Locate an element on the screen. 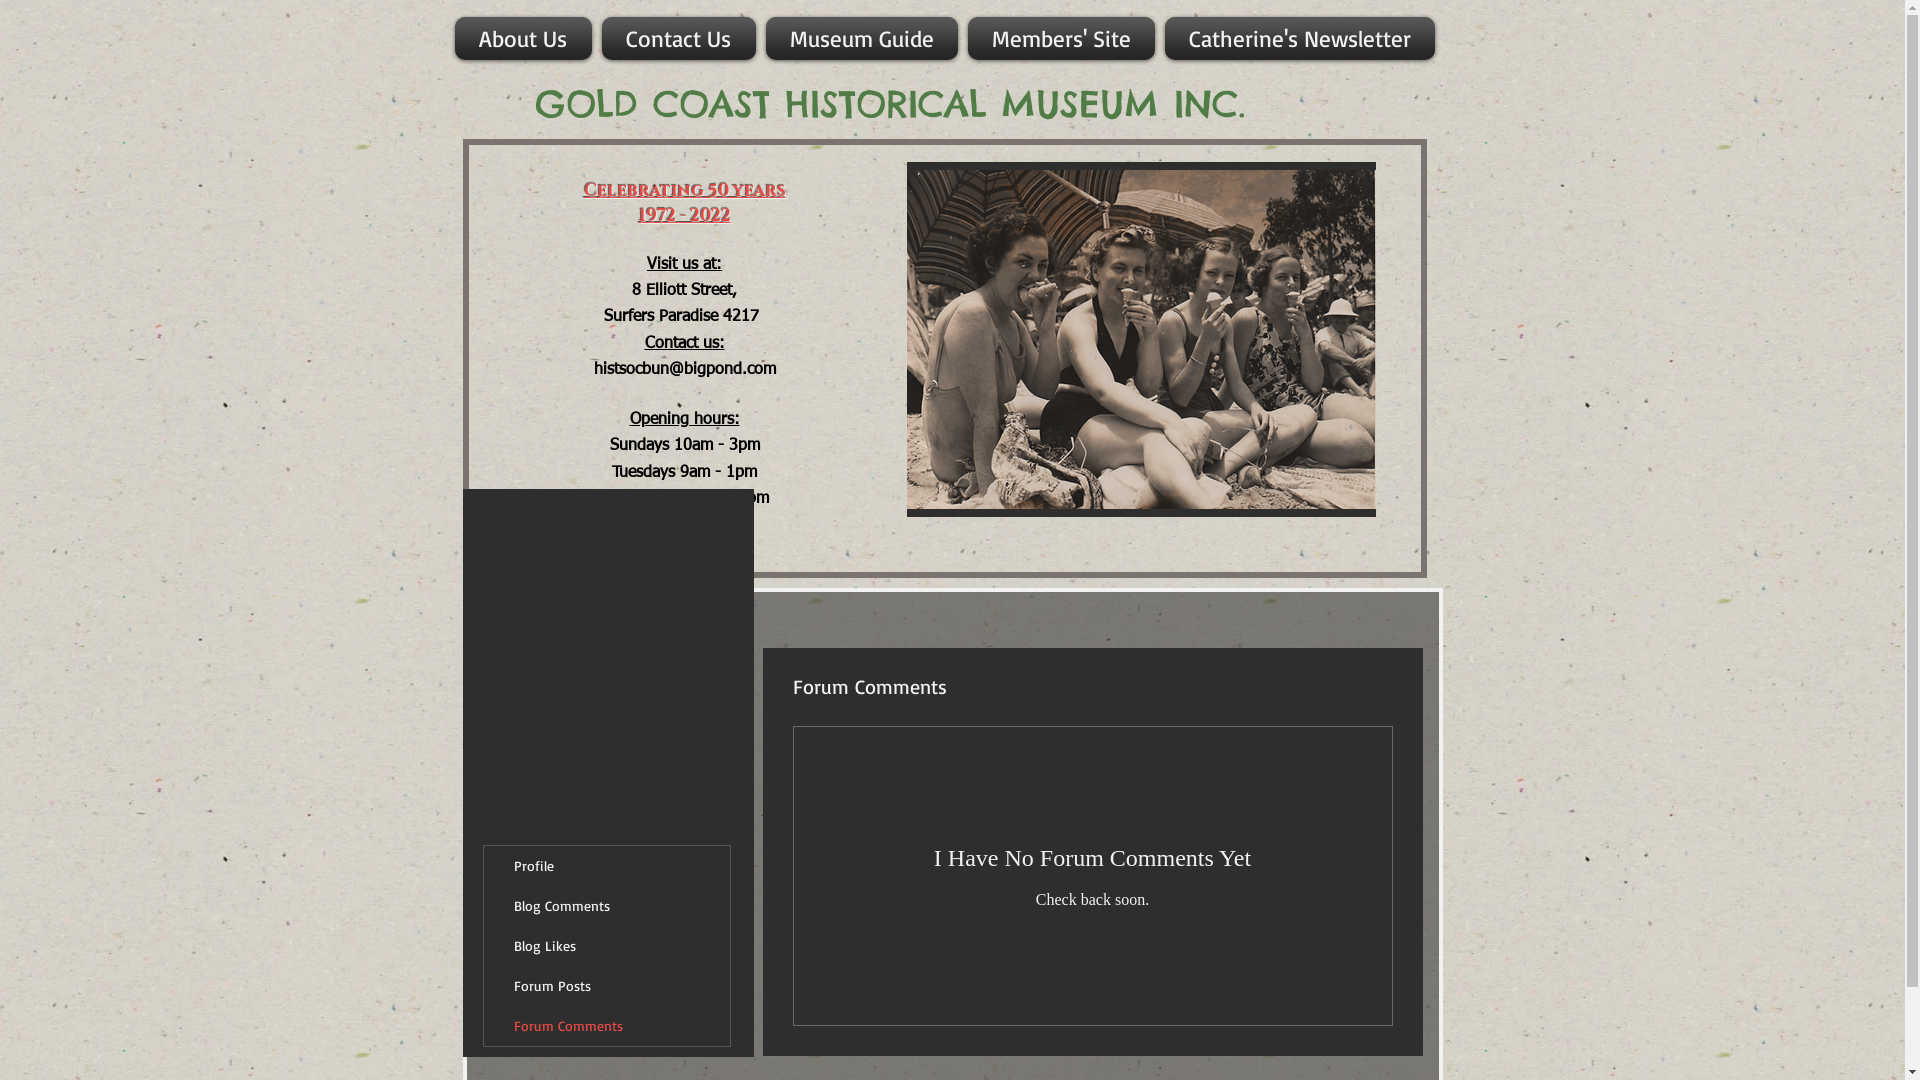 This screenshot has height=1080, width=1920. 'Catherine's Newsletter' is located at coordinates (1297, 38).